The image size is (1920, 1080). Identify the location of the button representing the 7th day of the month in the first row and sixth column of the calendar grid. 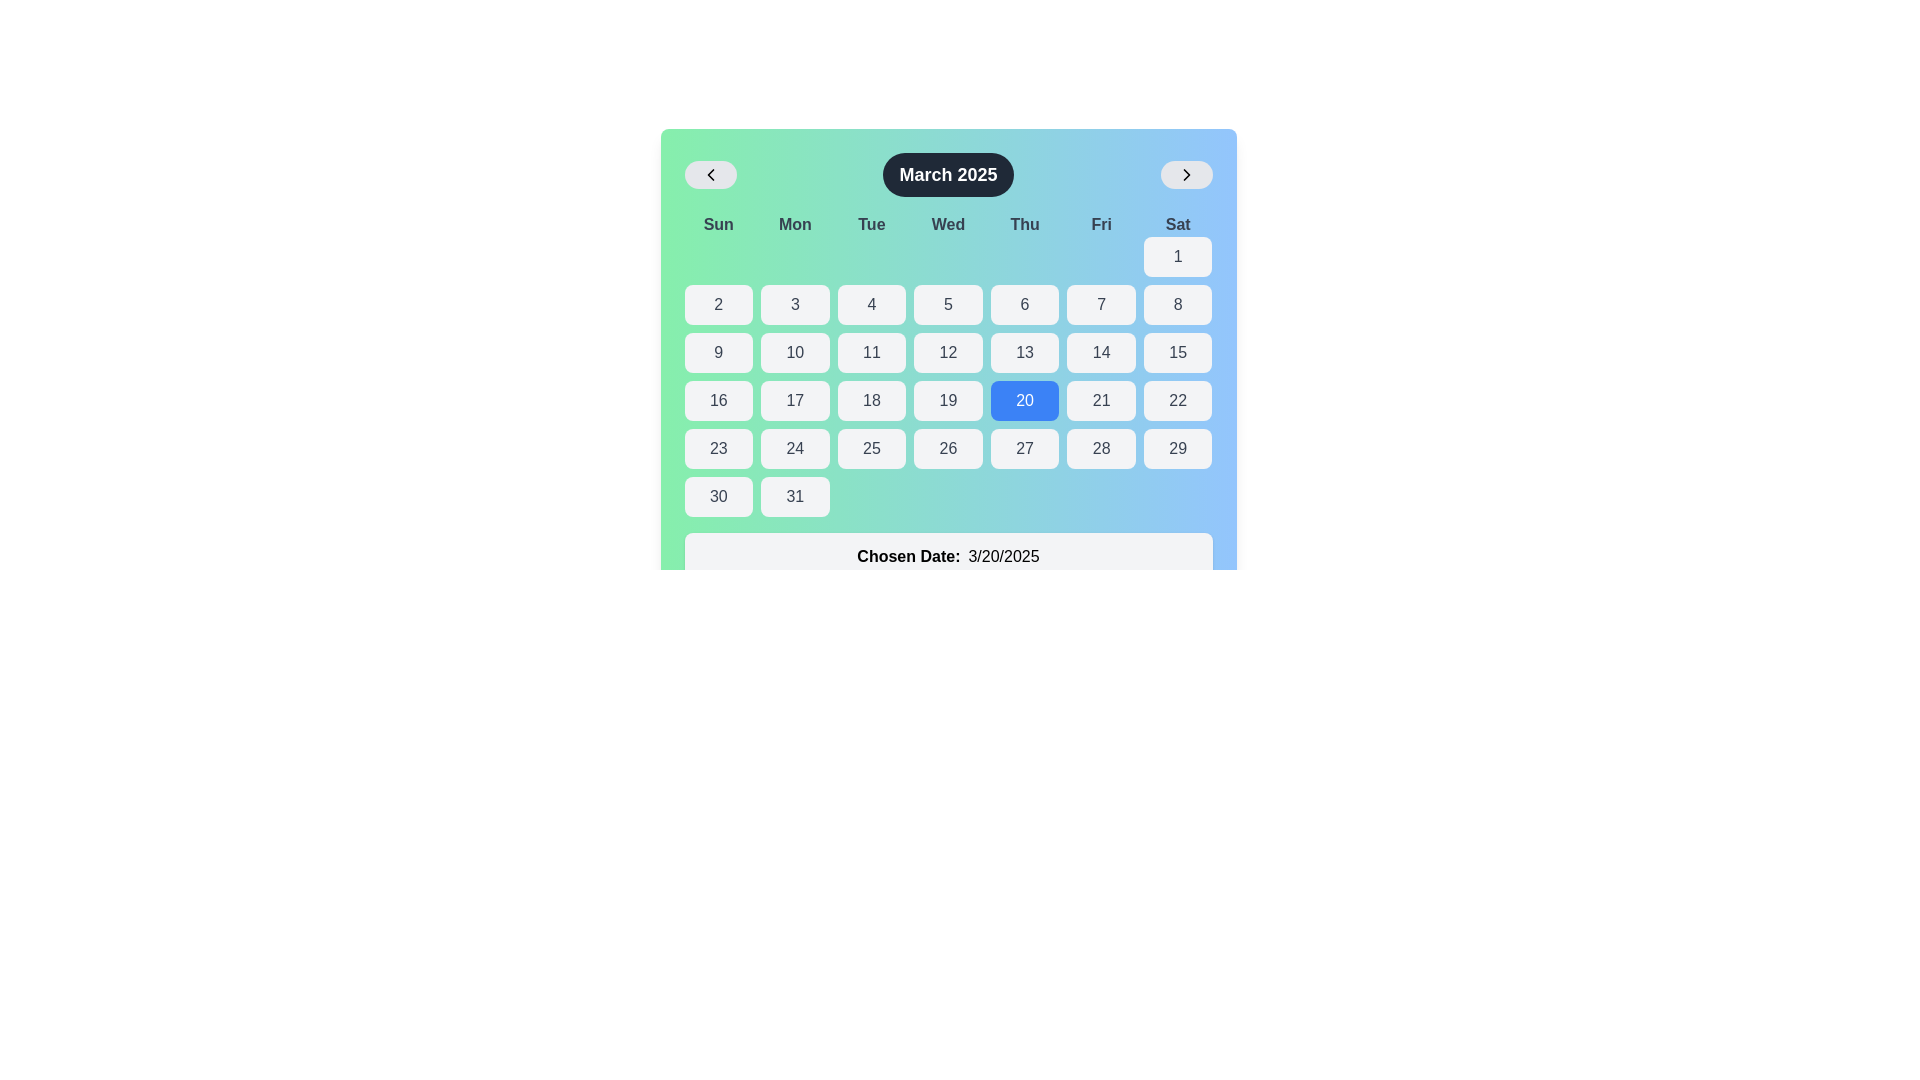
(1100, 304).